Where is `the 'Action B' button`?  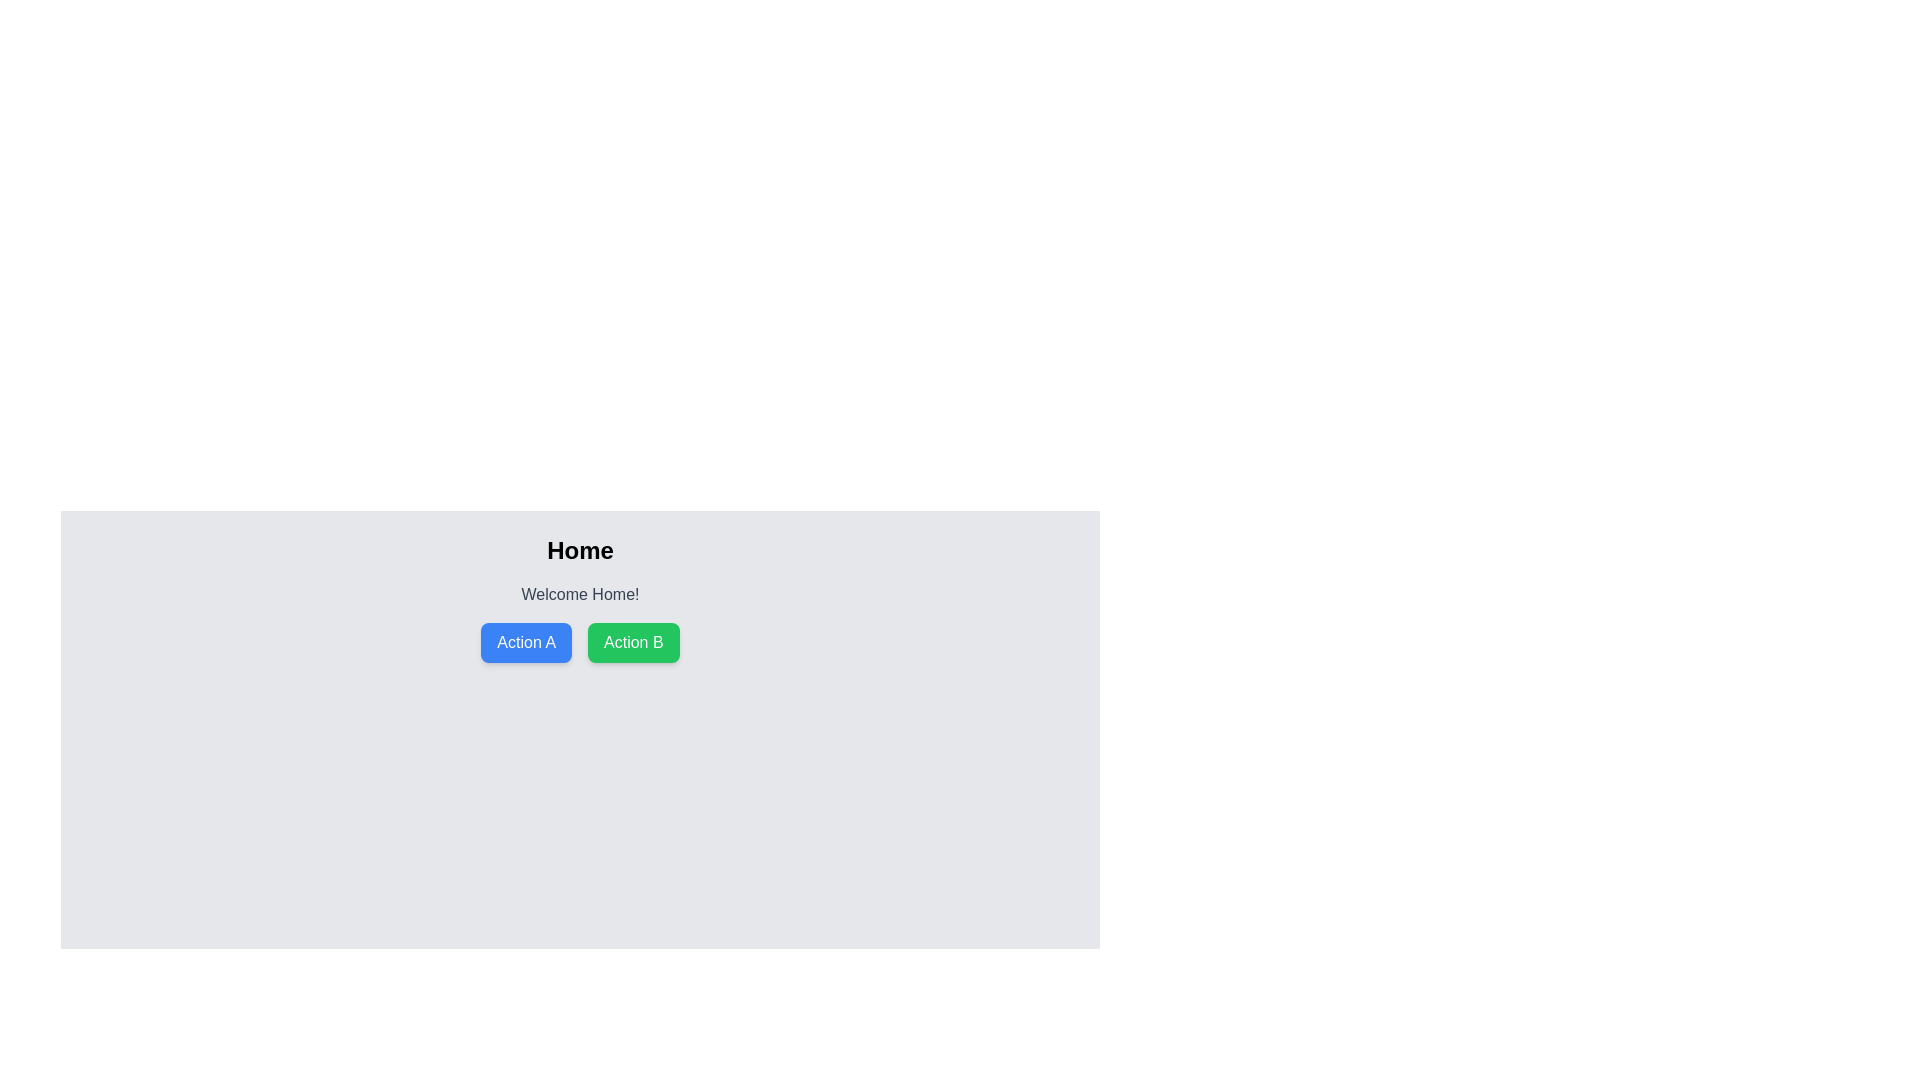 the 'Action B' button is located at coordinates (632, 643).